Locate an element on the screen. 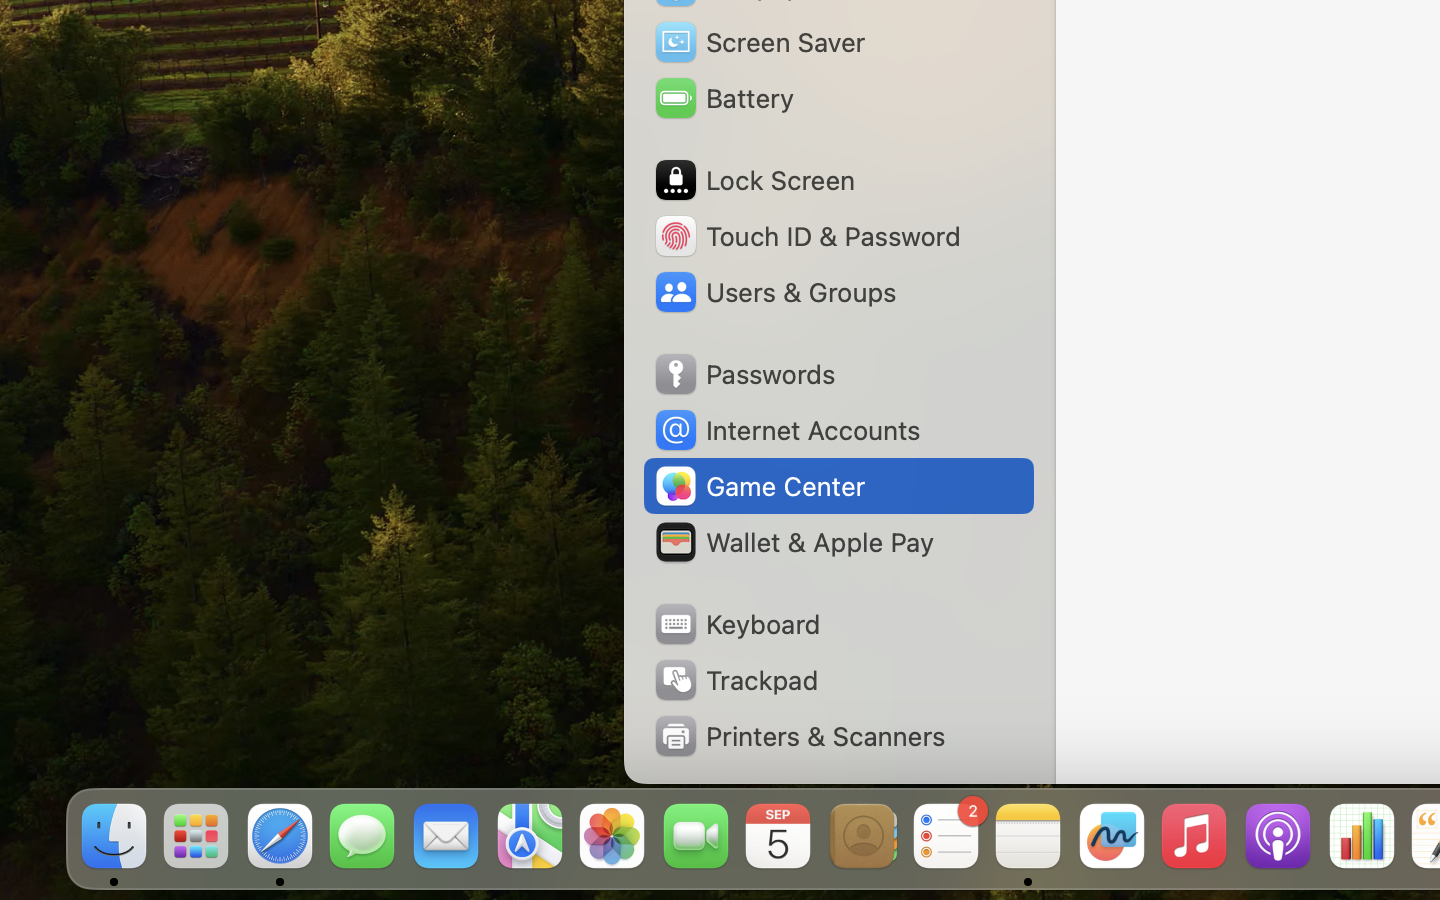 The width and height of the screenshot is (1440, 900). 'Touch ID & Password' is located at coordinates (806, 234).